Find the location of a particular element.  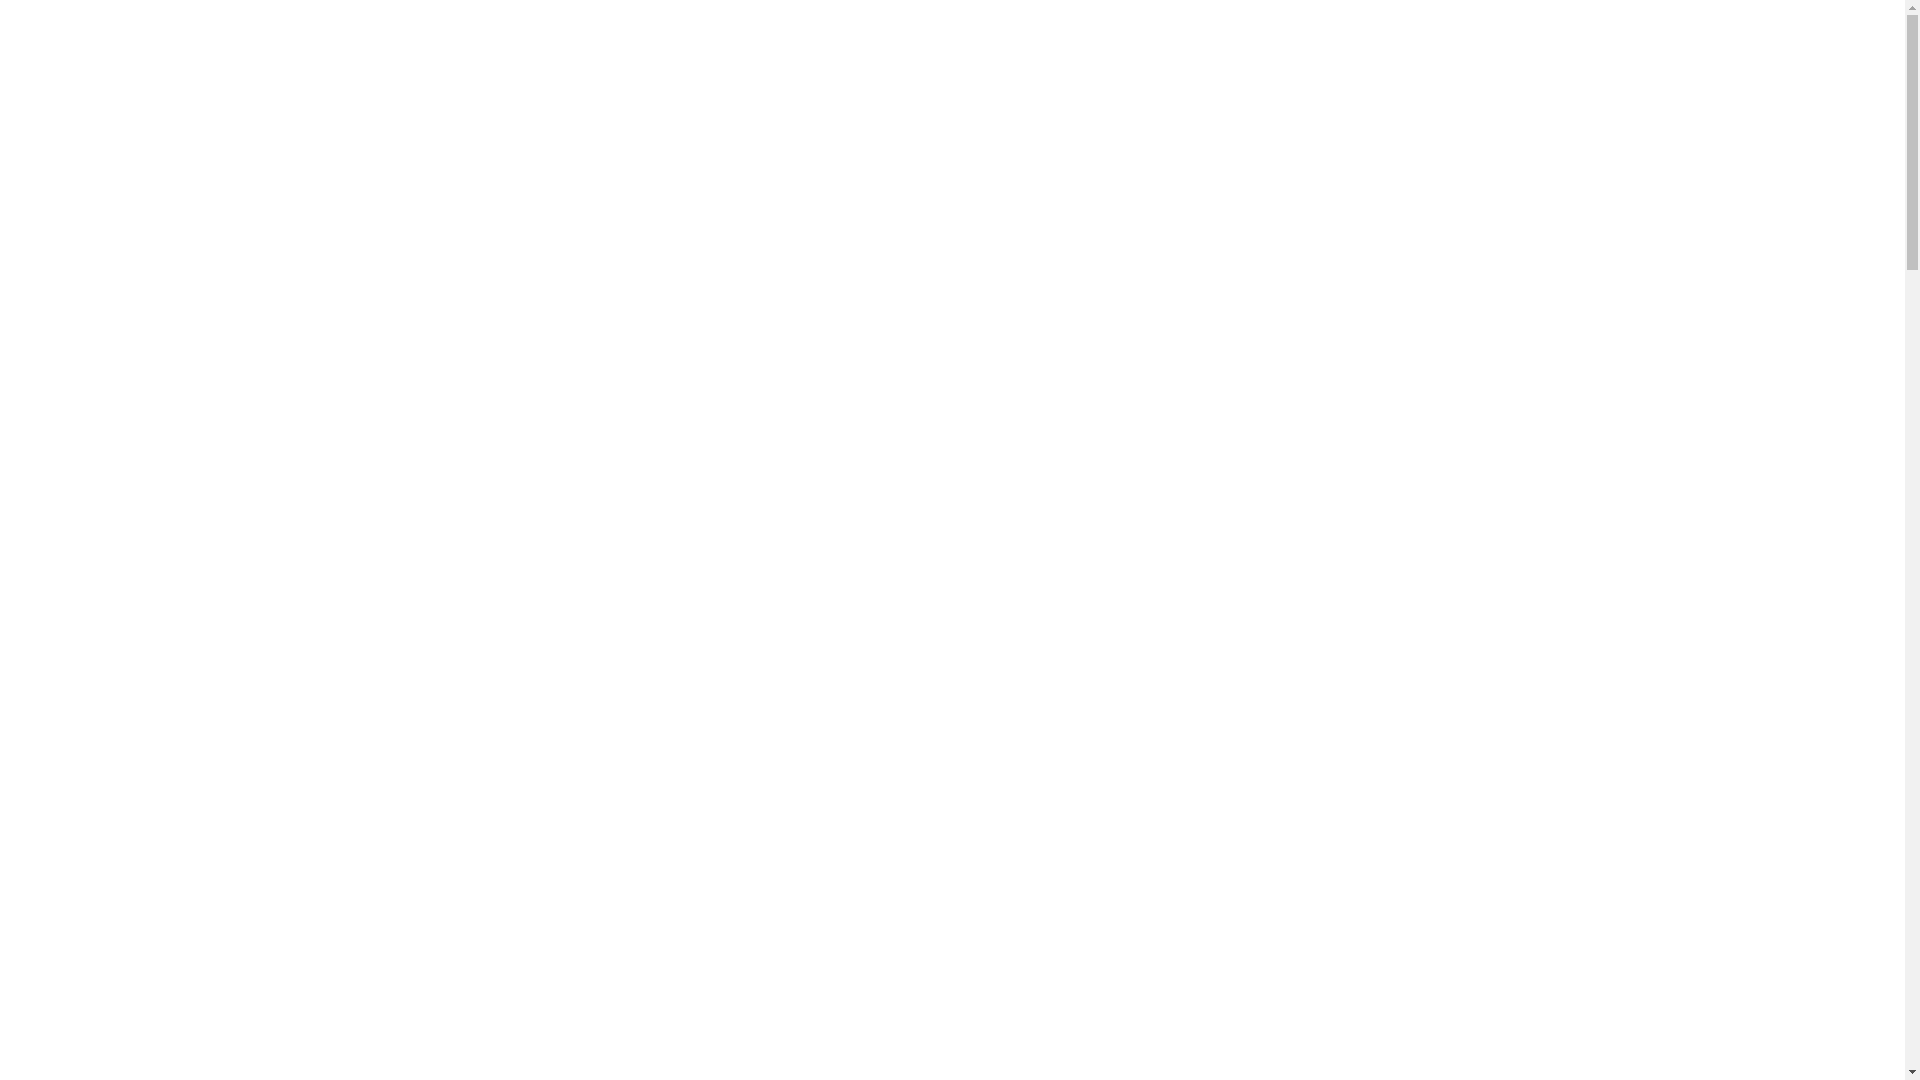

'Far North Coast Conveyancing' is located at coordinates (528, 86).